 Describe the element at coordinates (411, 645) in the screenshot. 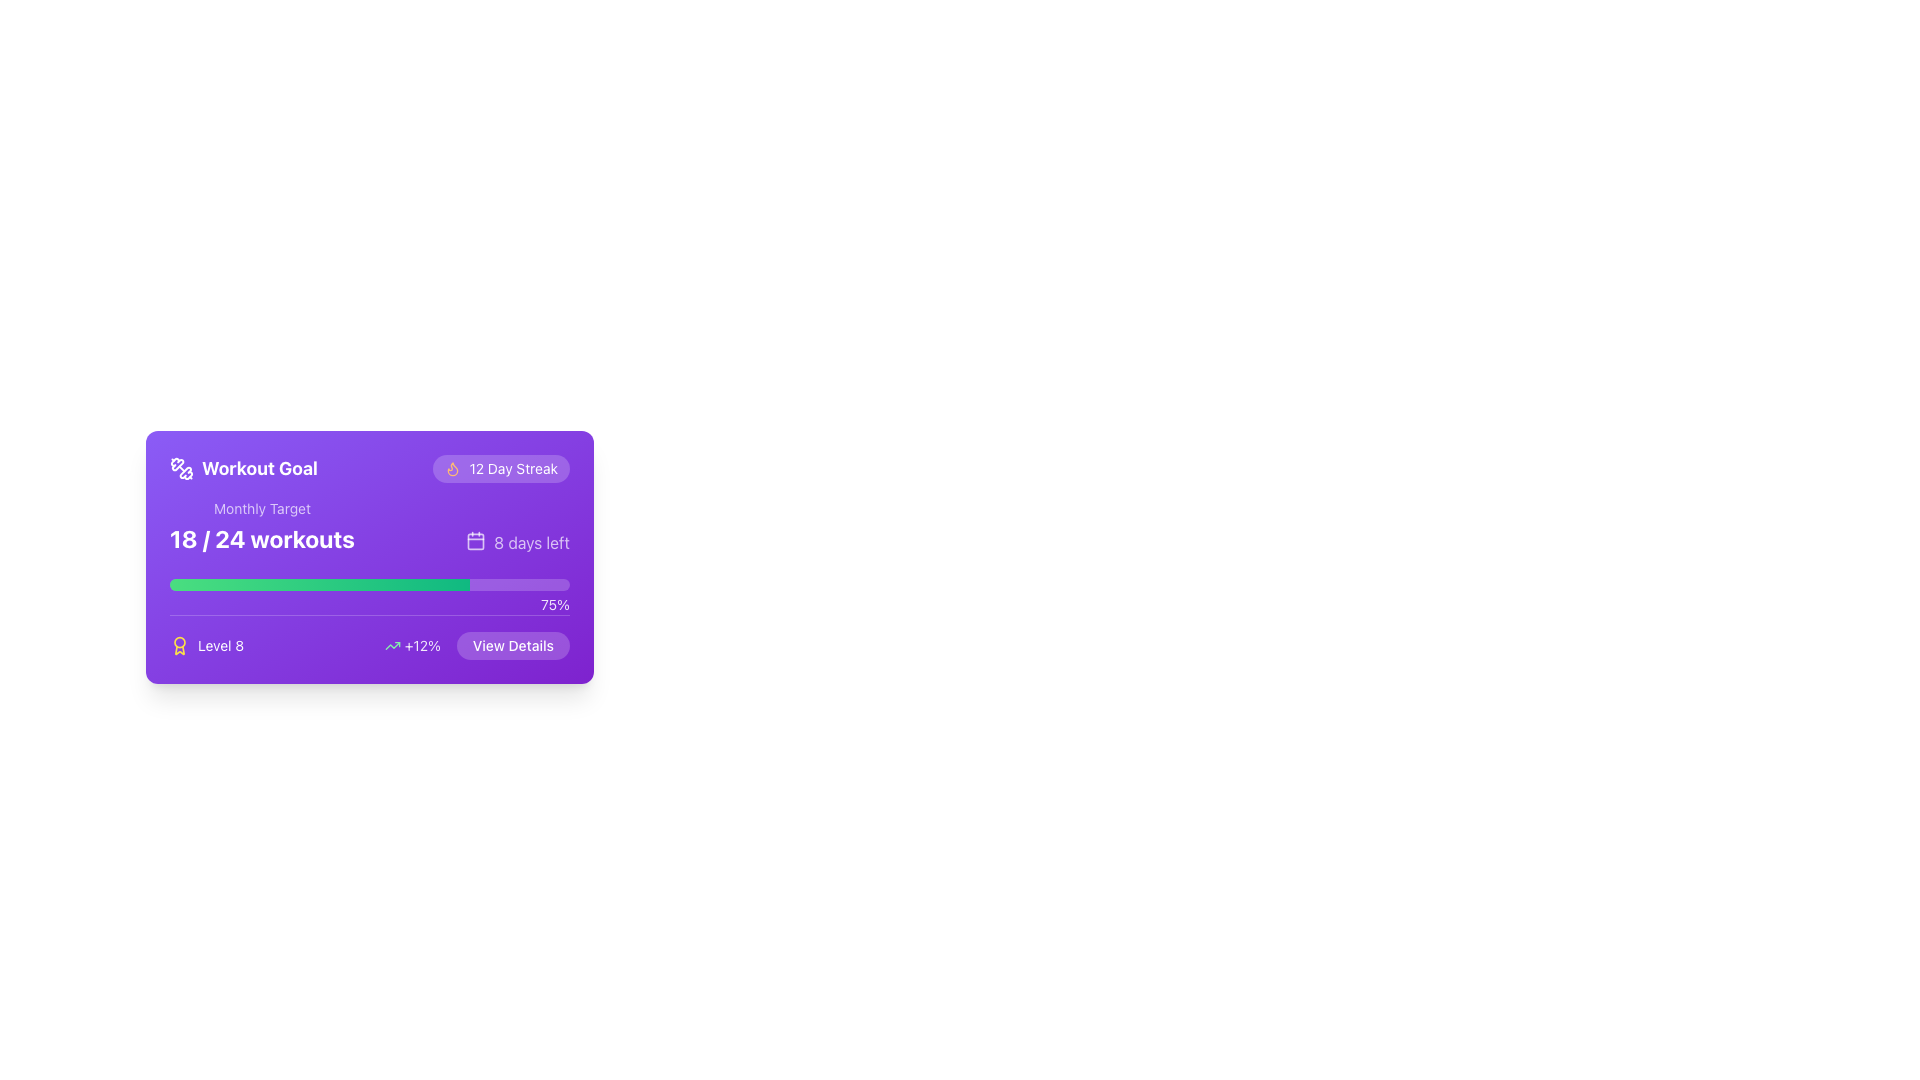

I see `the label displaying the percentage value '+12%' with a green upward-trending arrow icon, which is positioned on a purple background` at that location.